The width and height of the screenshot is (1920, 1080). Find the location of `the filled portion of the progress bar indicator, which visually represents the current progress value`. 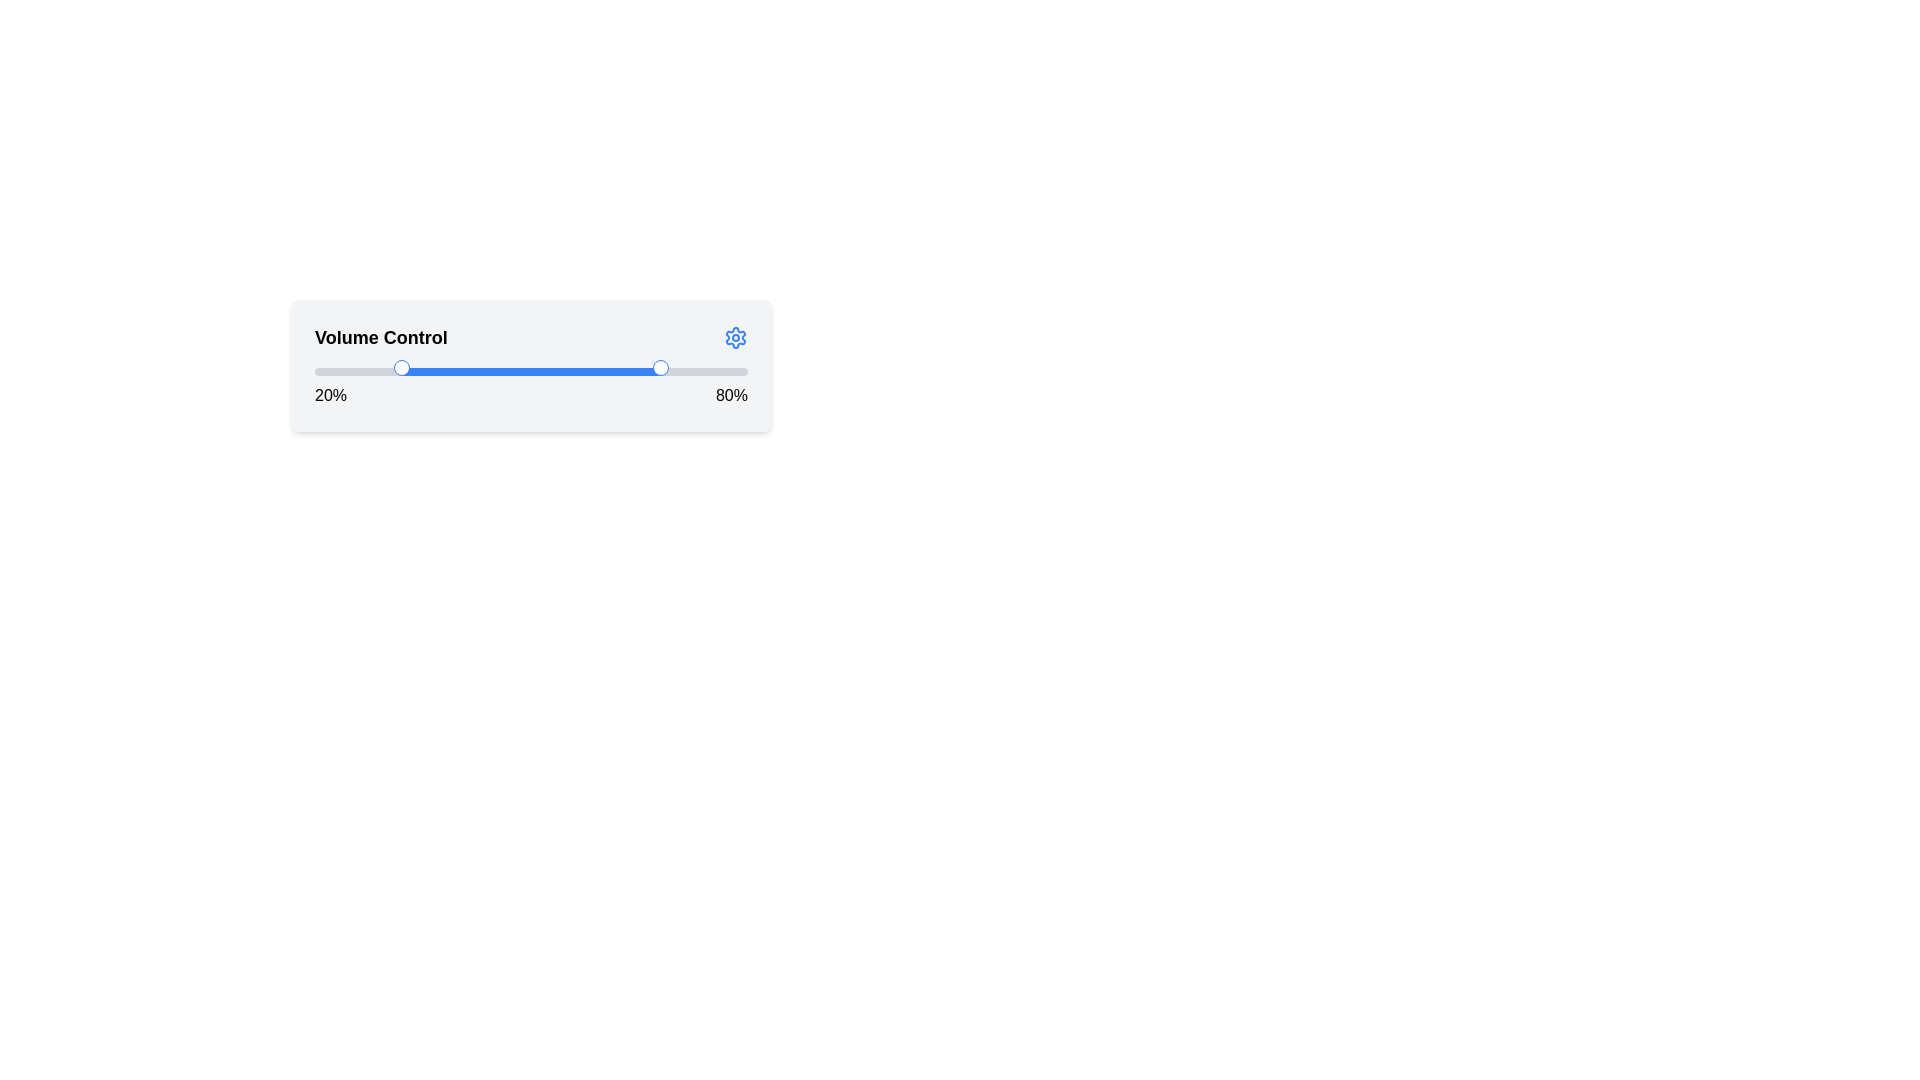

the filled portion of the progress bar indicator, which visually represents the current progress value is located at coordinates (531, 371).